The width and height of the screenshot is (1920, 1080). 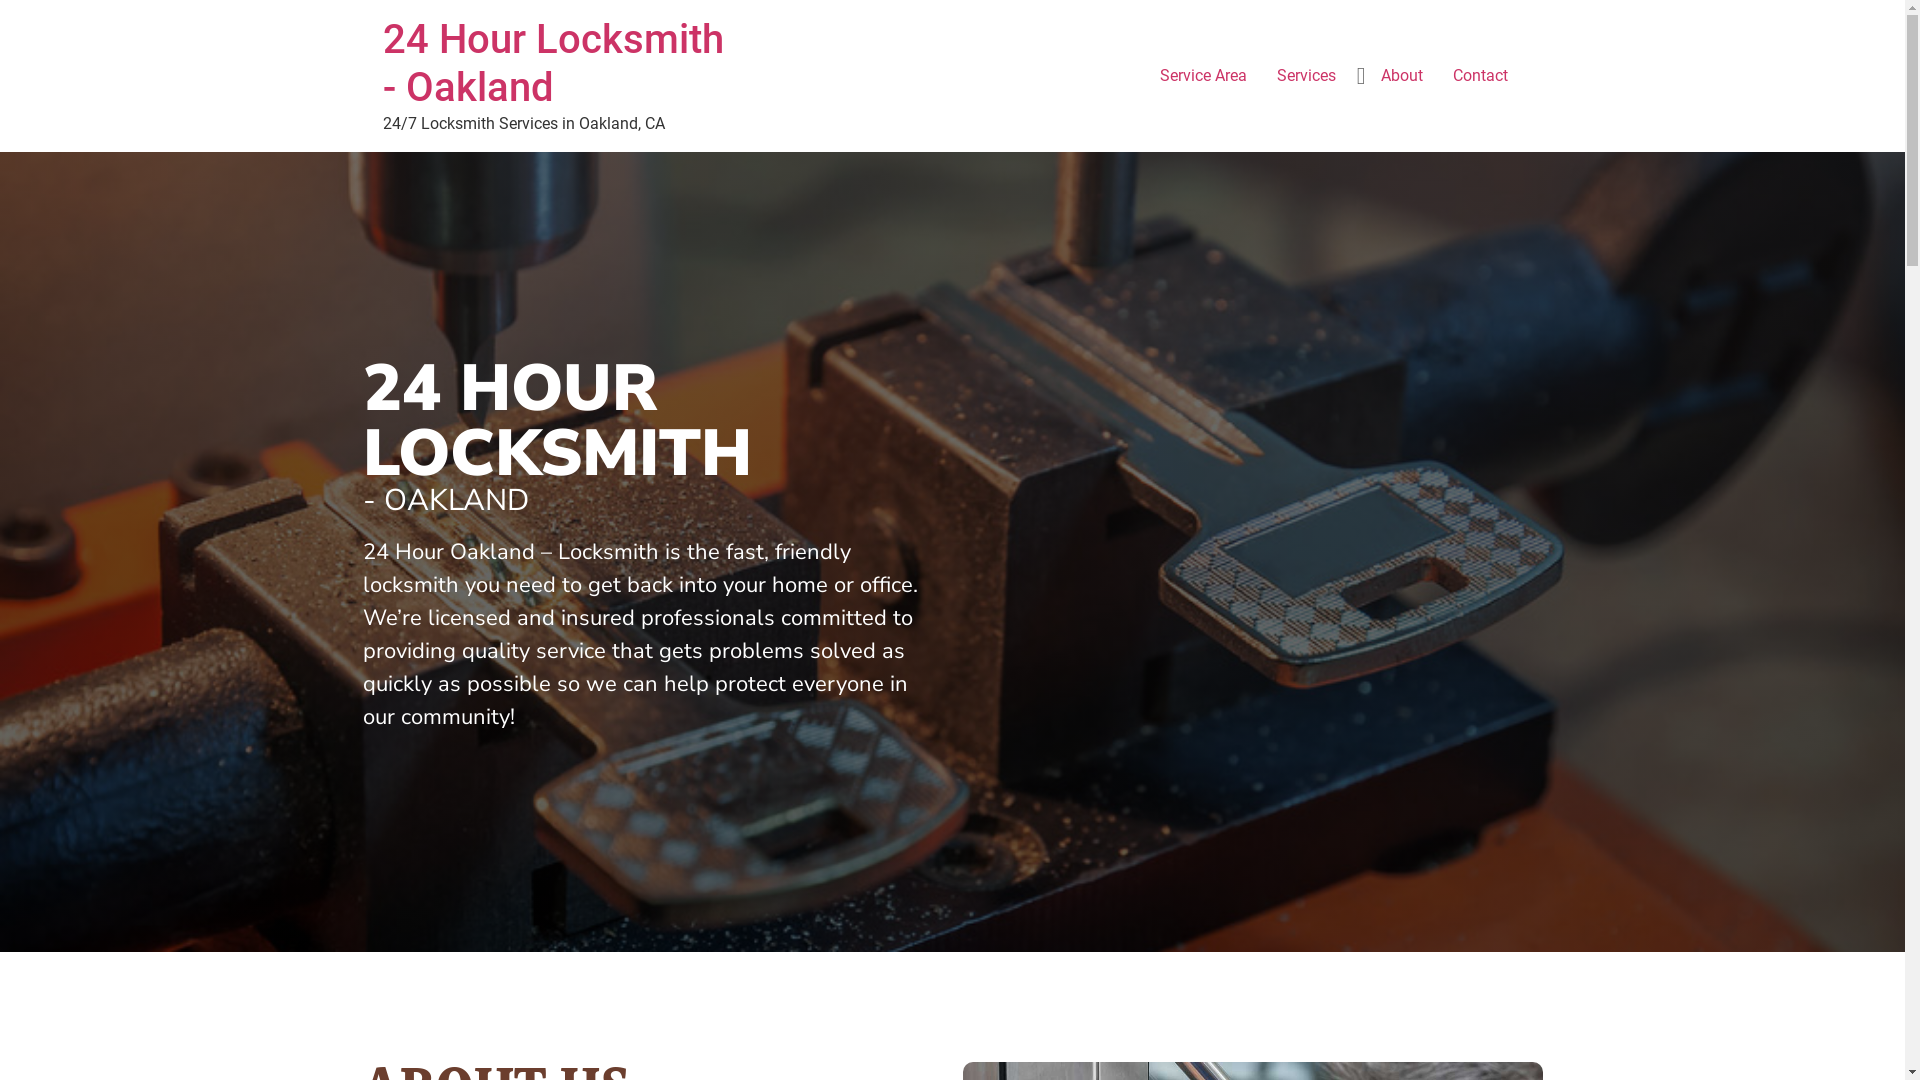 What do you see at coordinates (1365, 75) in the screenshot?
I see `'About'` at bounding box center [1365, 75].